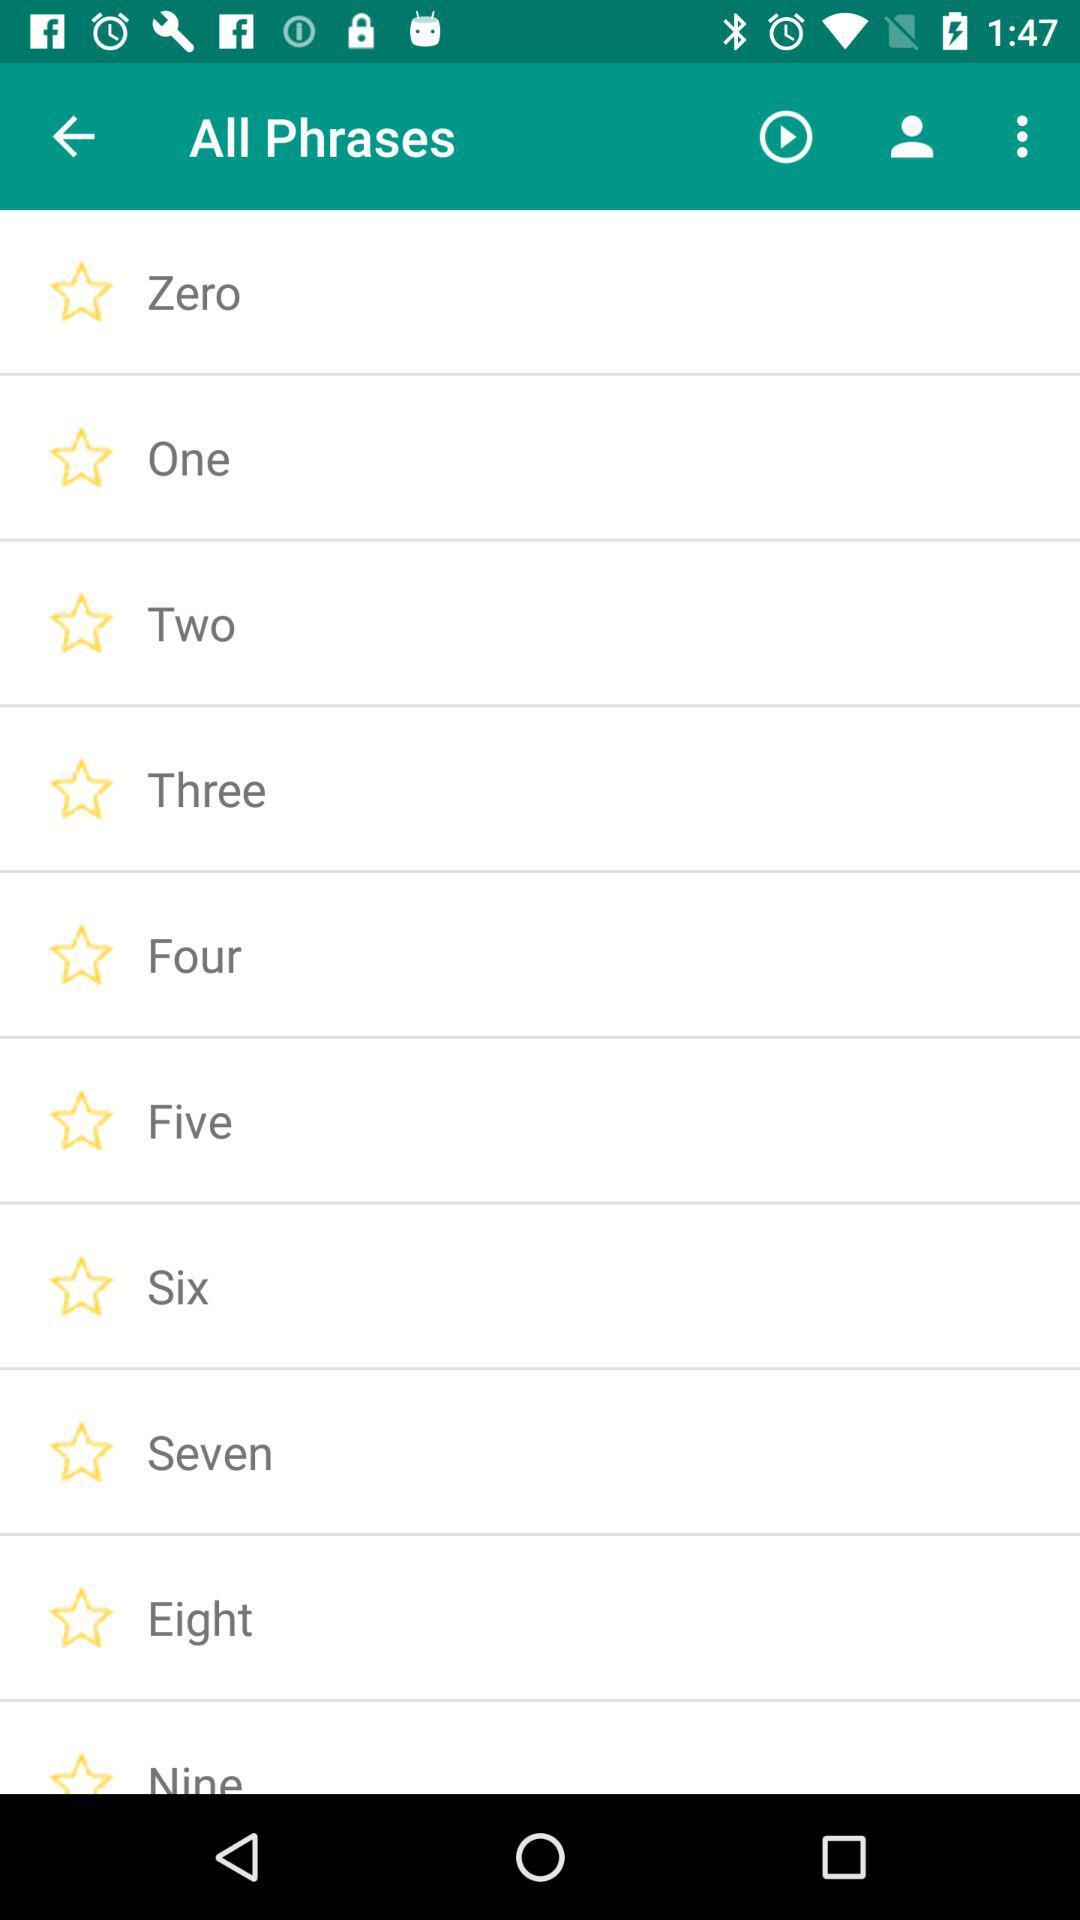 This screenshot has width=1080, height=1920. Describe the element at coordinates (72, 135) in the screenshot. I see `icon next to the all phrases` at that location.